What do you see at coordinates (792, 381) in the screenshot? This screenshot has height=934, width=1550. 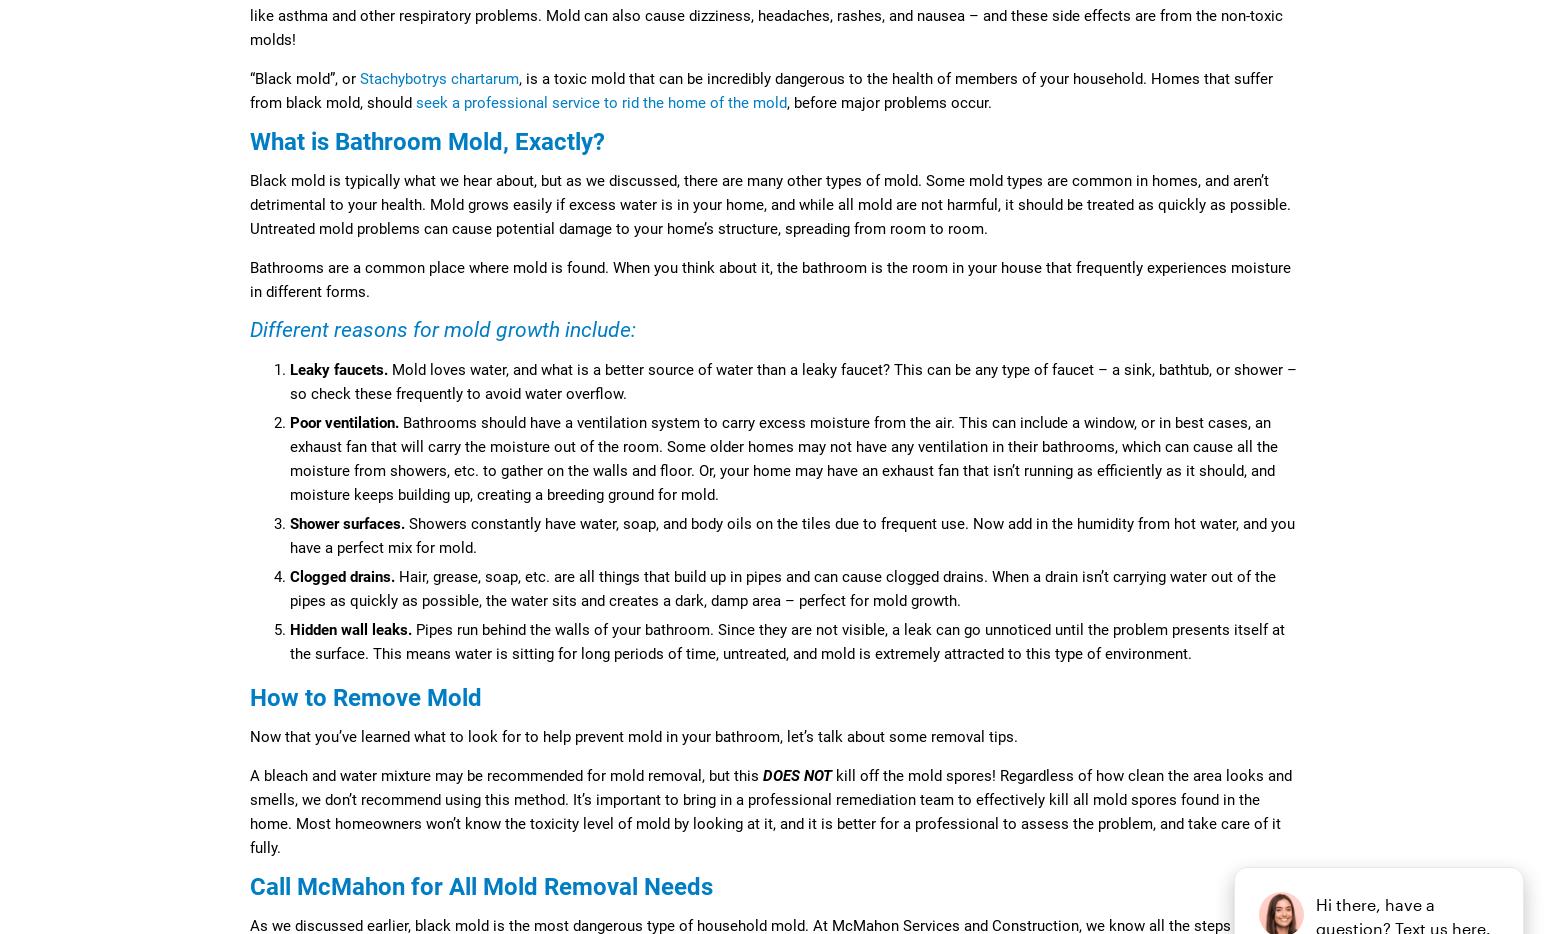 I see `'Mold loves water, and what is a better source of water than a leaky faucet? This can be any type of faucet – a sink, bathtub, or shower – so check these frequently to avoid water overflow.'` at bounding box center [792, 381].